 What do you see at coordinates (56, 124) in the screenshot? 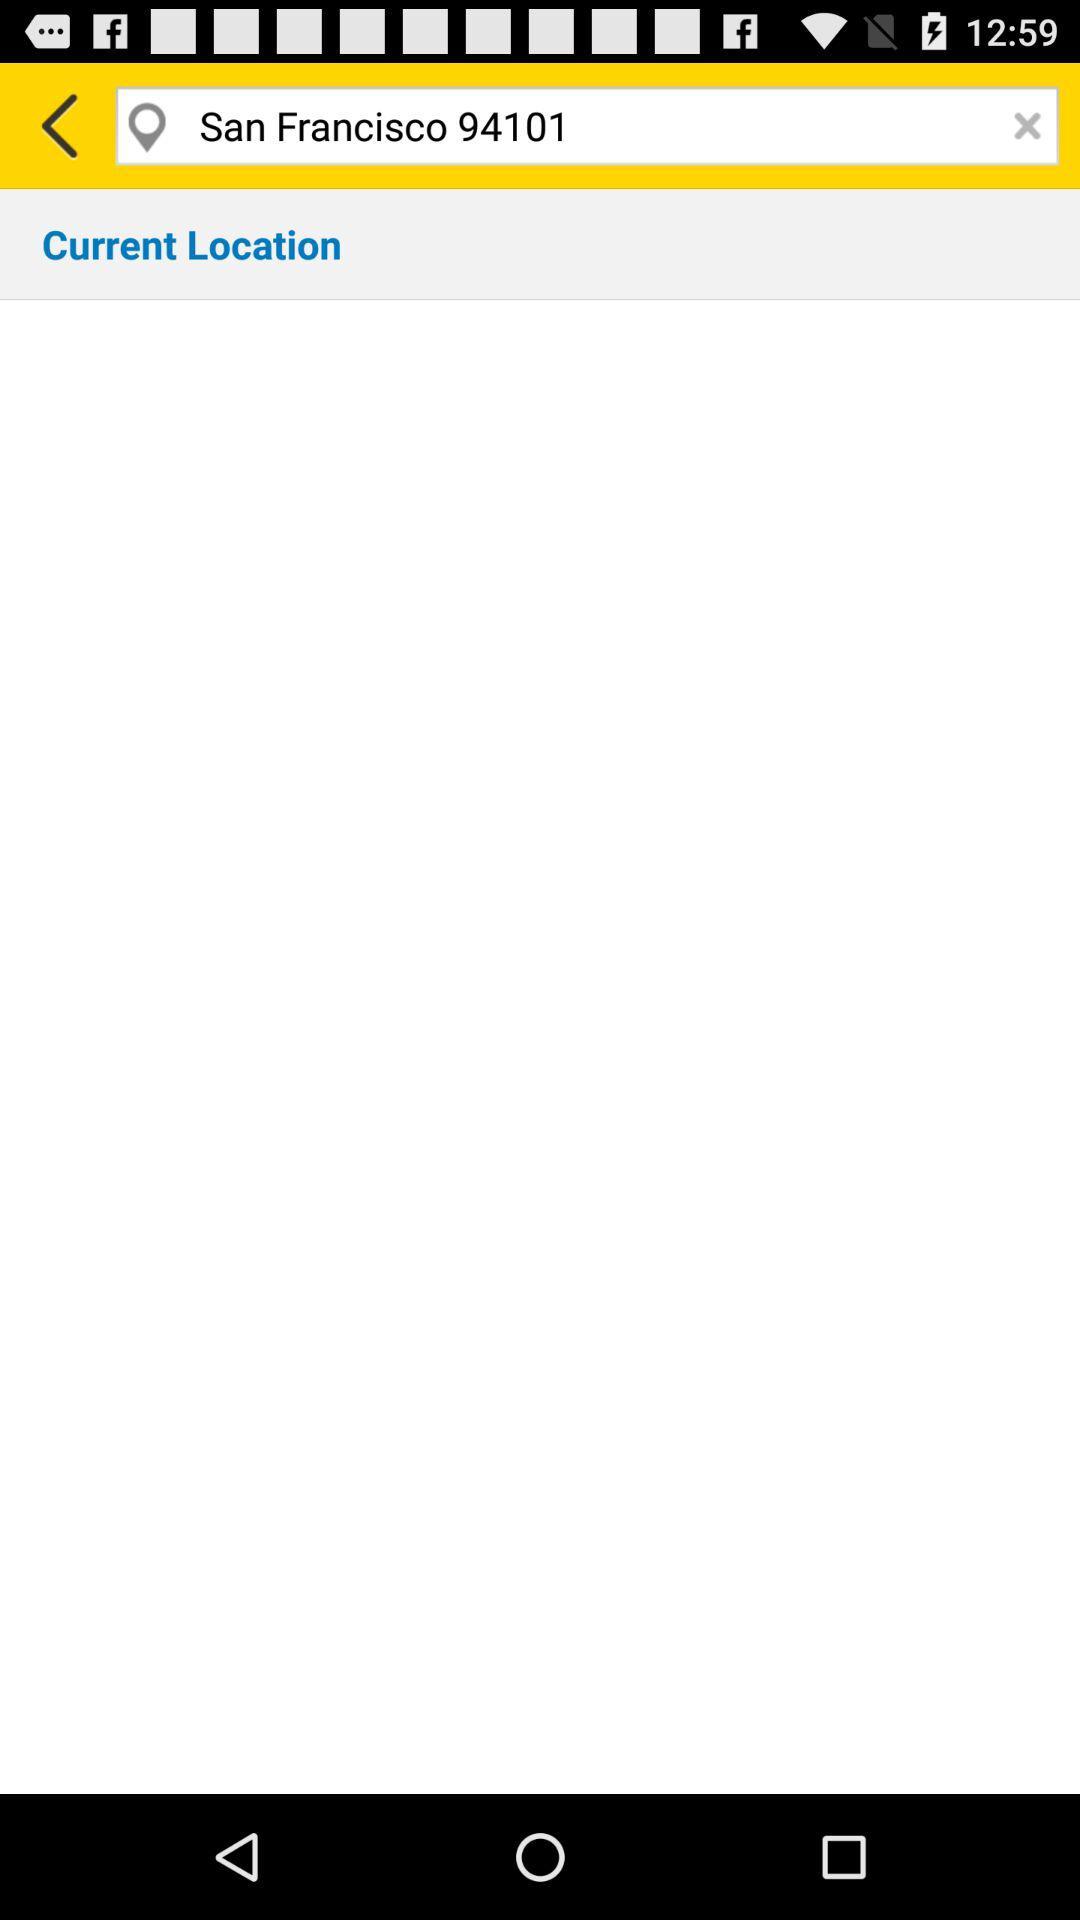
I see `go back` at bounding box center [56, 124].